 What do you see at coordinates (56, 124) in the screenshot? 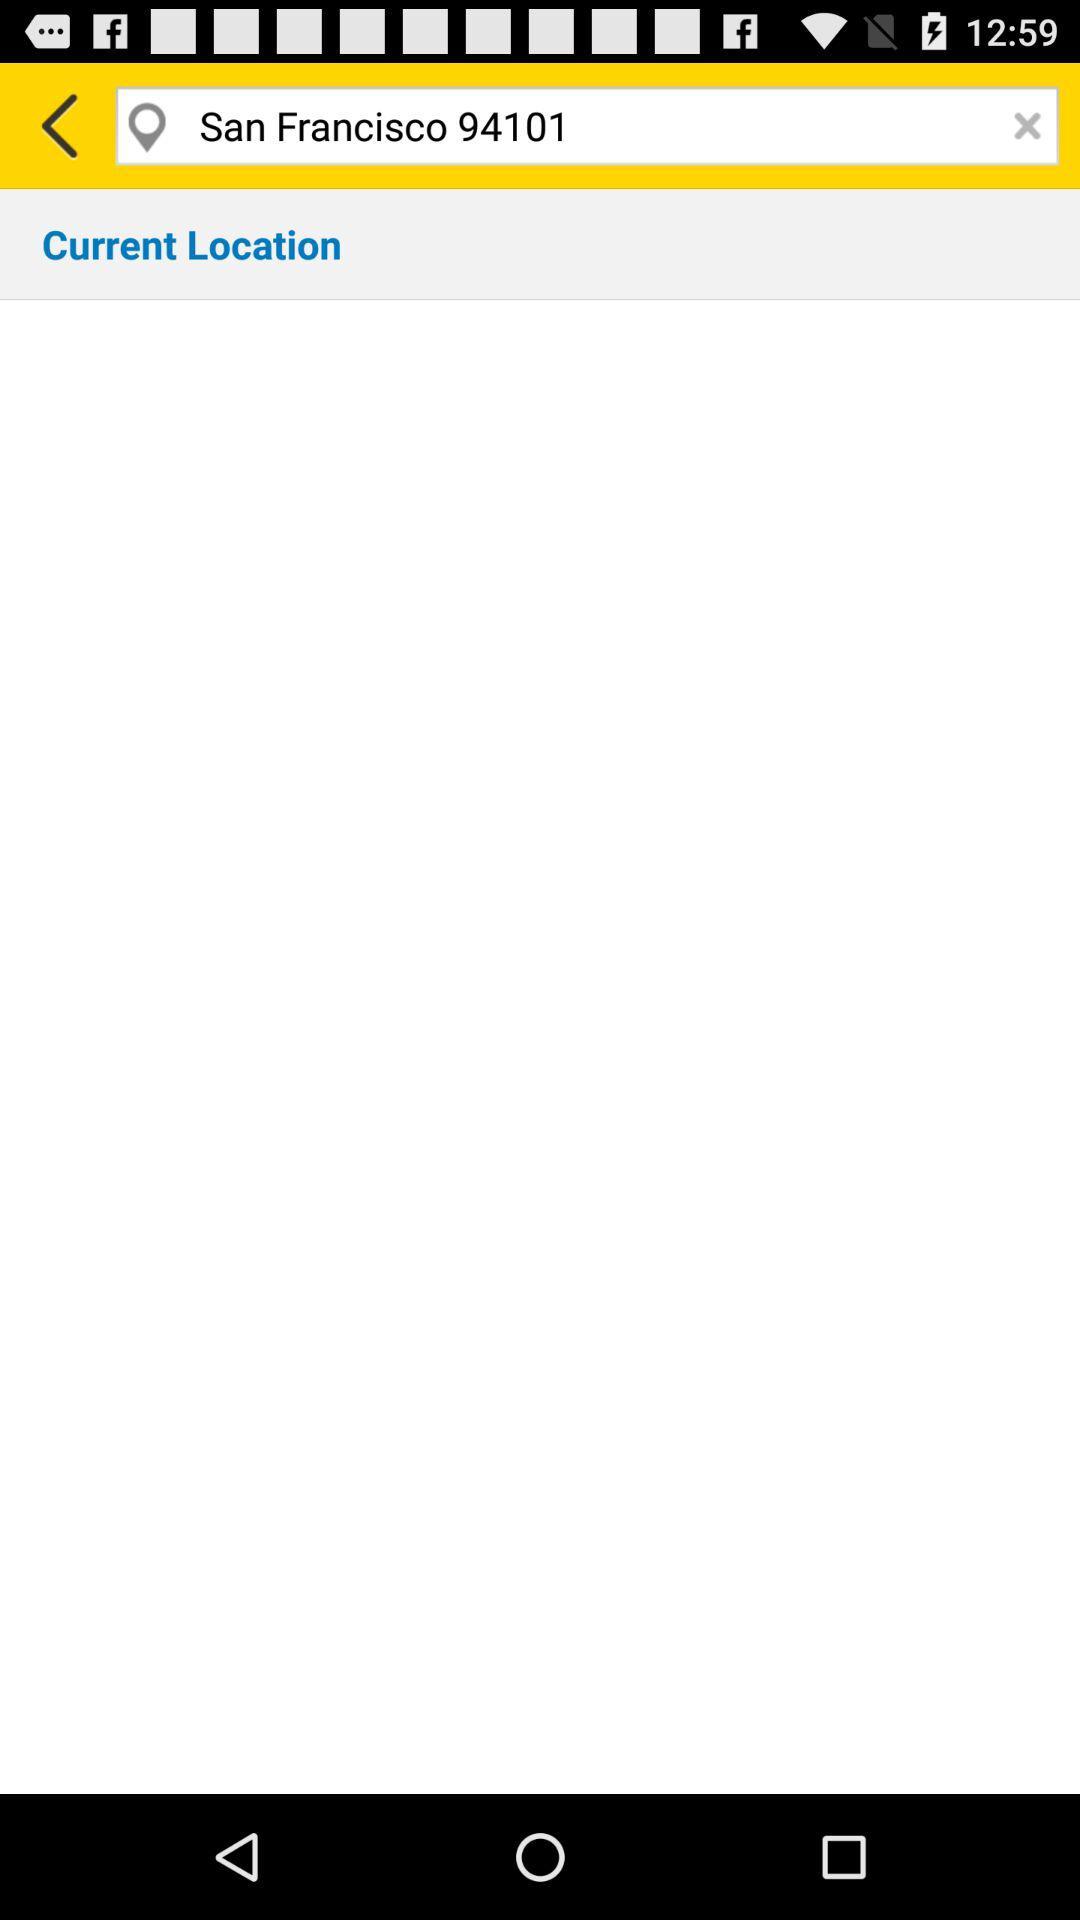
I see `go back` at bounding box center [56, 124].